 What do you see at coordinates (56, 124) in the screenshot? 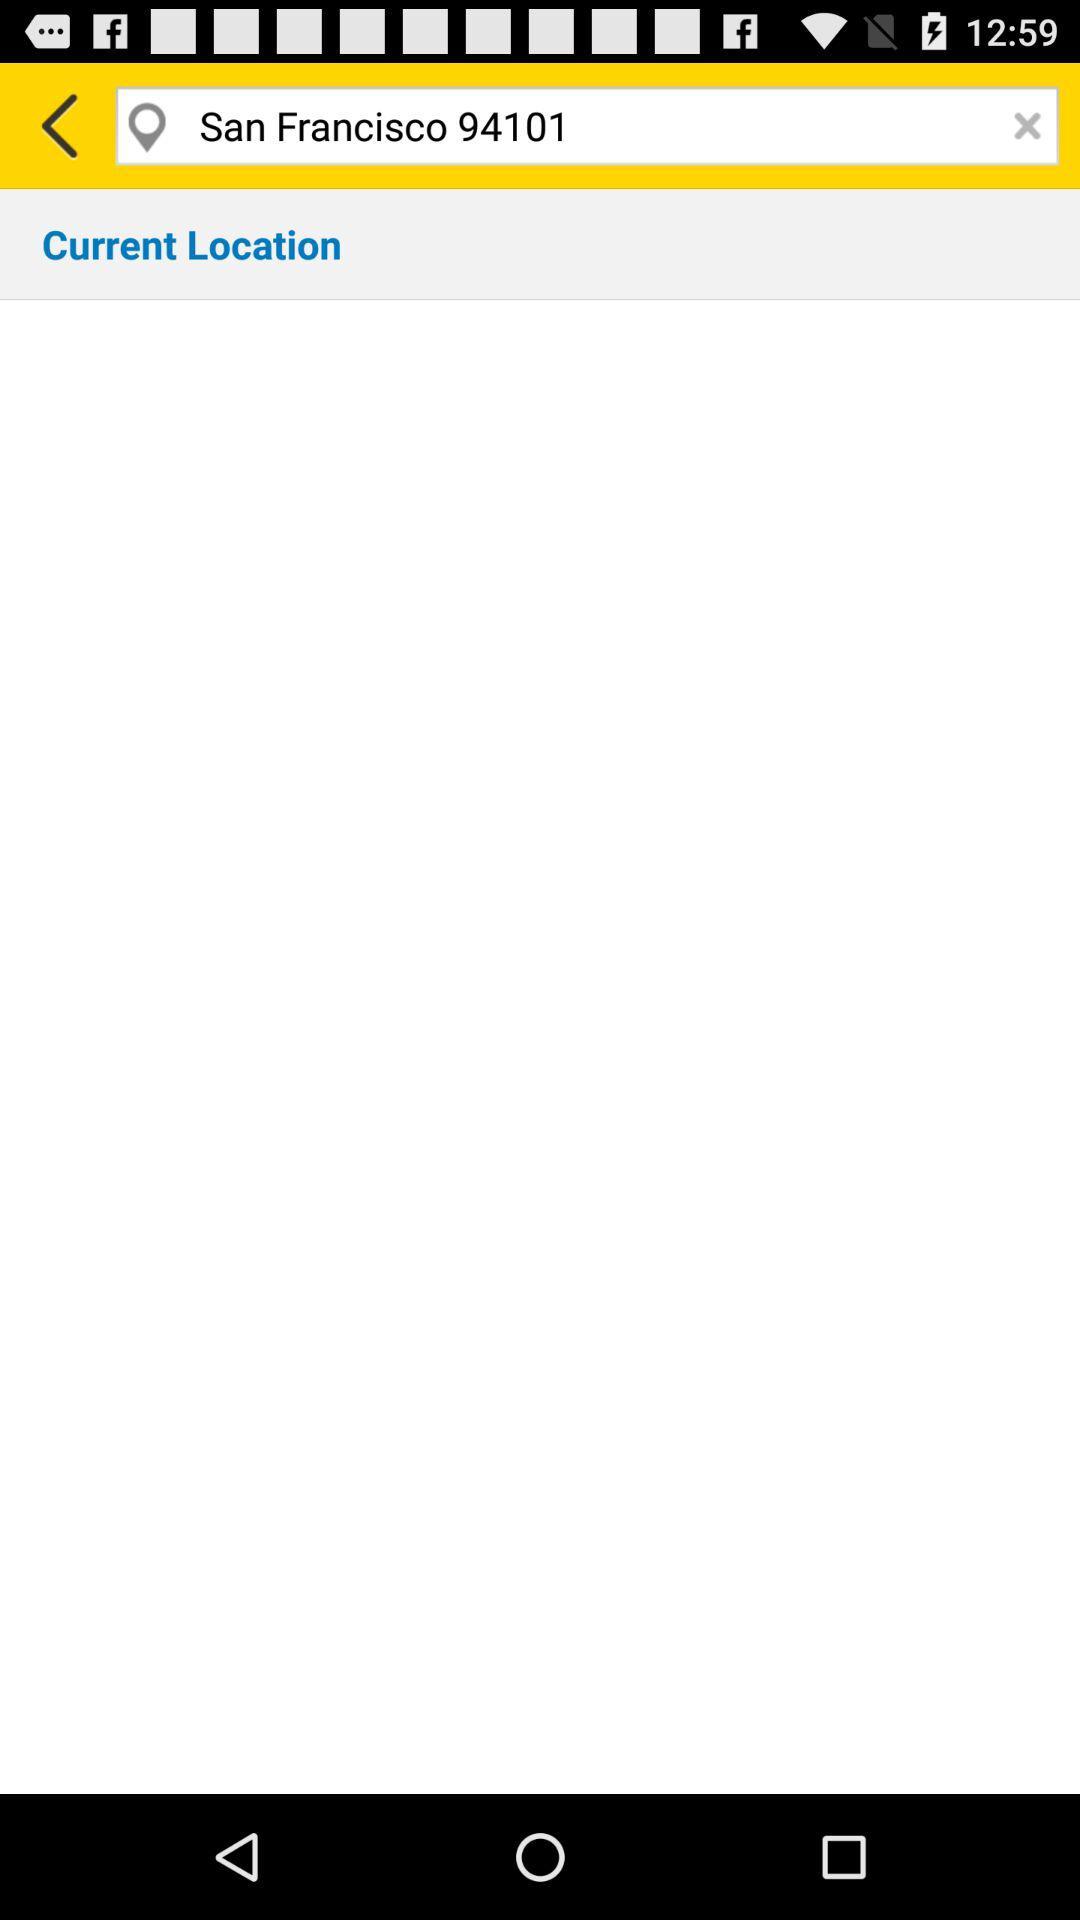
I see `go back` at bounding box center [56, 124].